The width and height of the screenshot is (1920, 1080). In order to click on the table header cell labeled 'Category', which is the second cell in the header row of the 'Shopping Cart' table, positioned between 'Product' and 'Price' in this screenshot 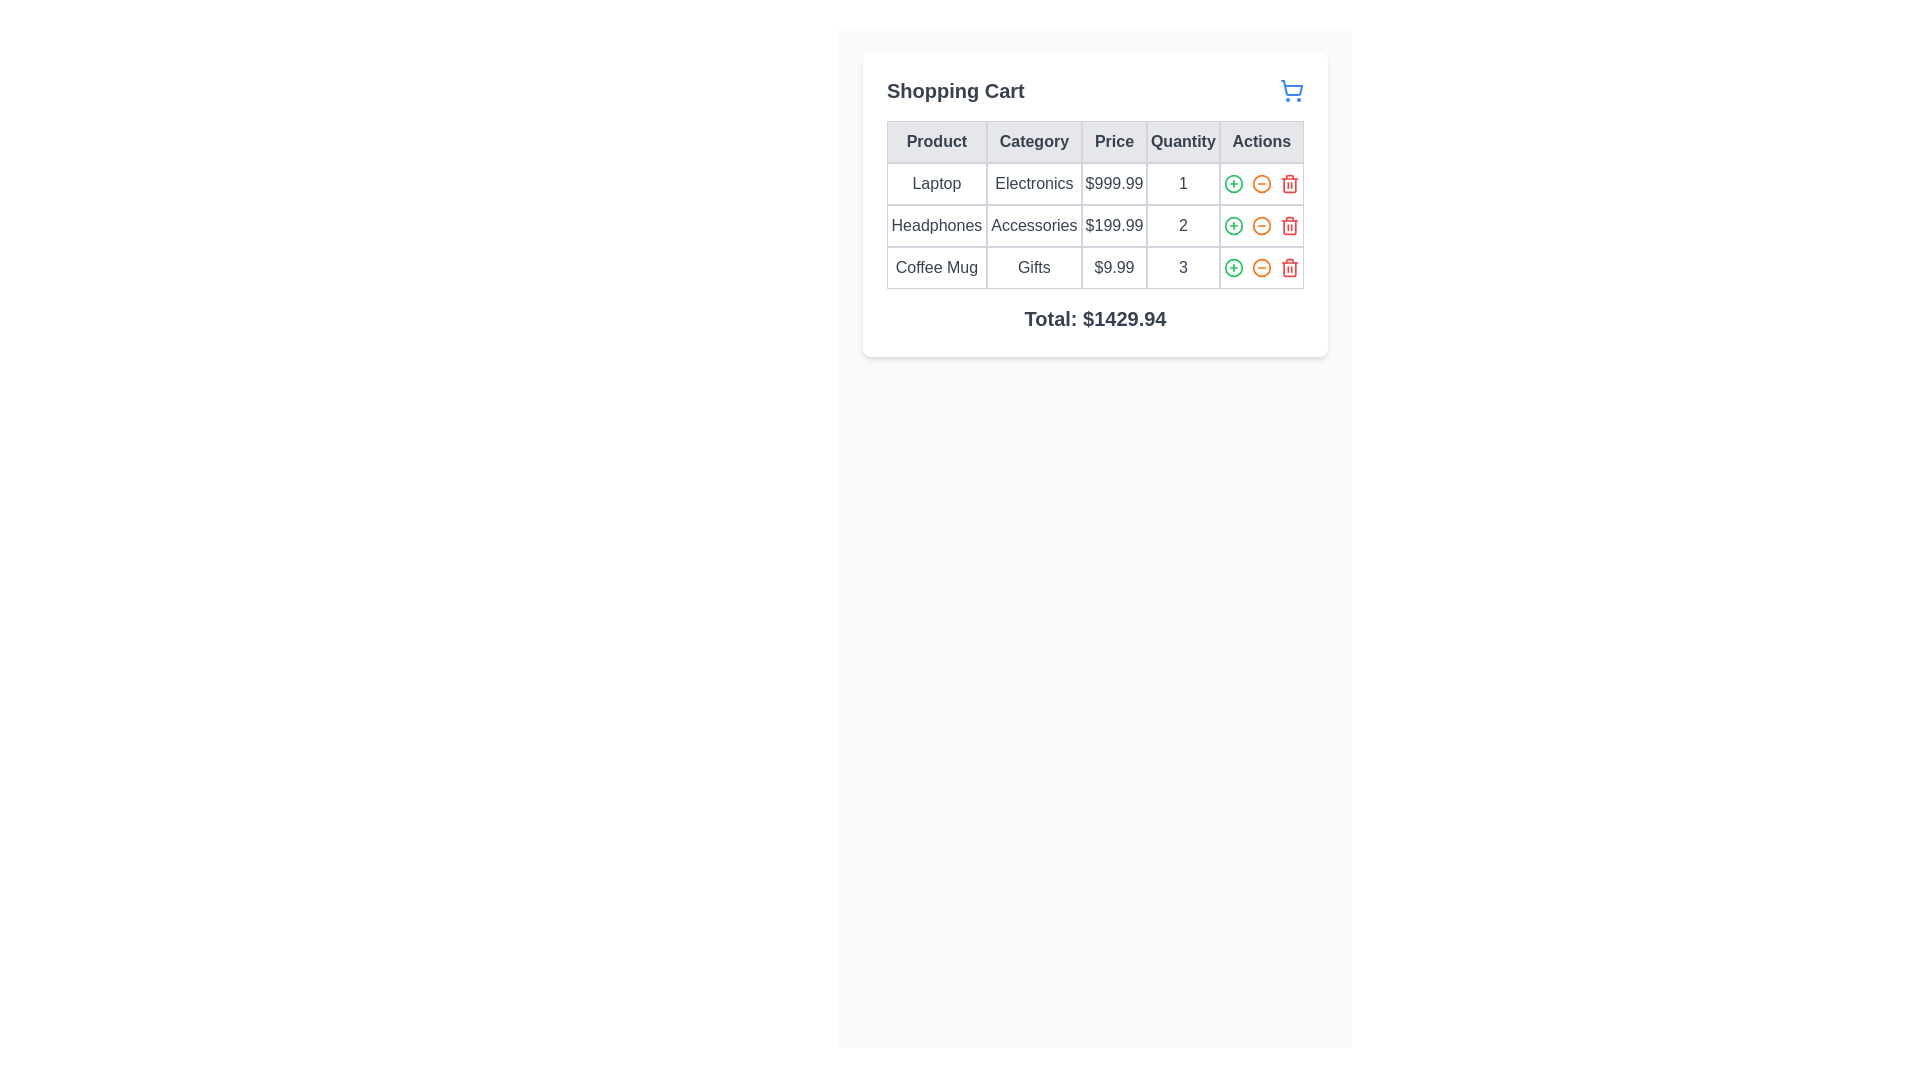, I will do `click(1034, 141)`.